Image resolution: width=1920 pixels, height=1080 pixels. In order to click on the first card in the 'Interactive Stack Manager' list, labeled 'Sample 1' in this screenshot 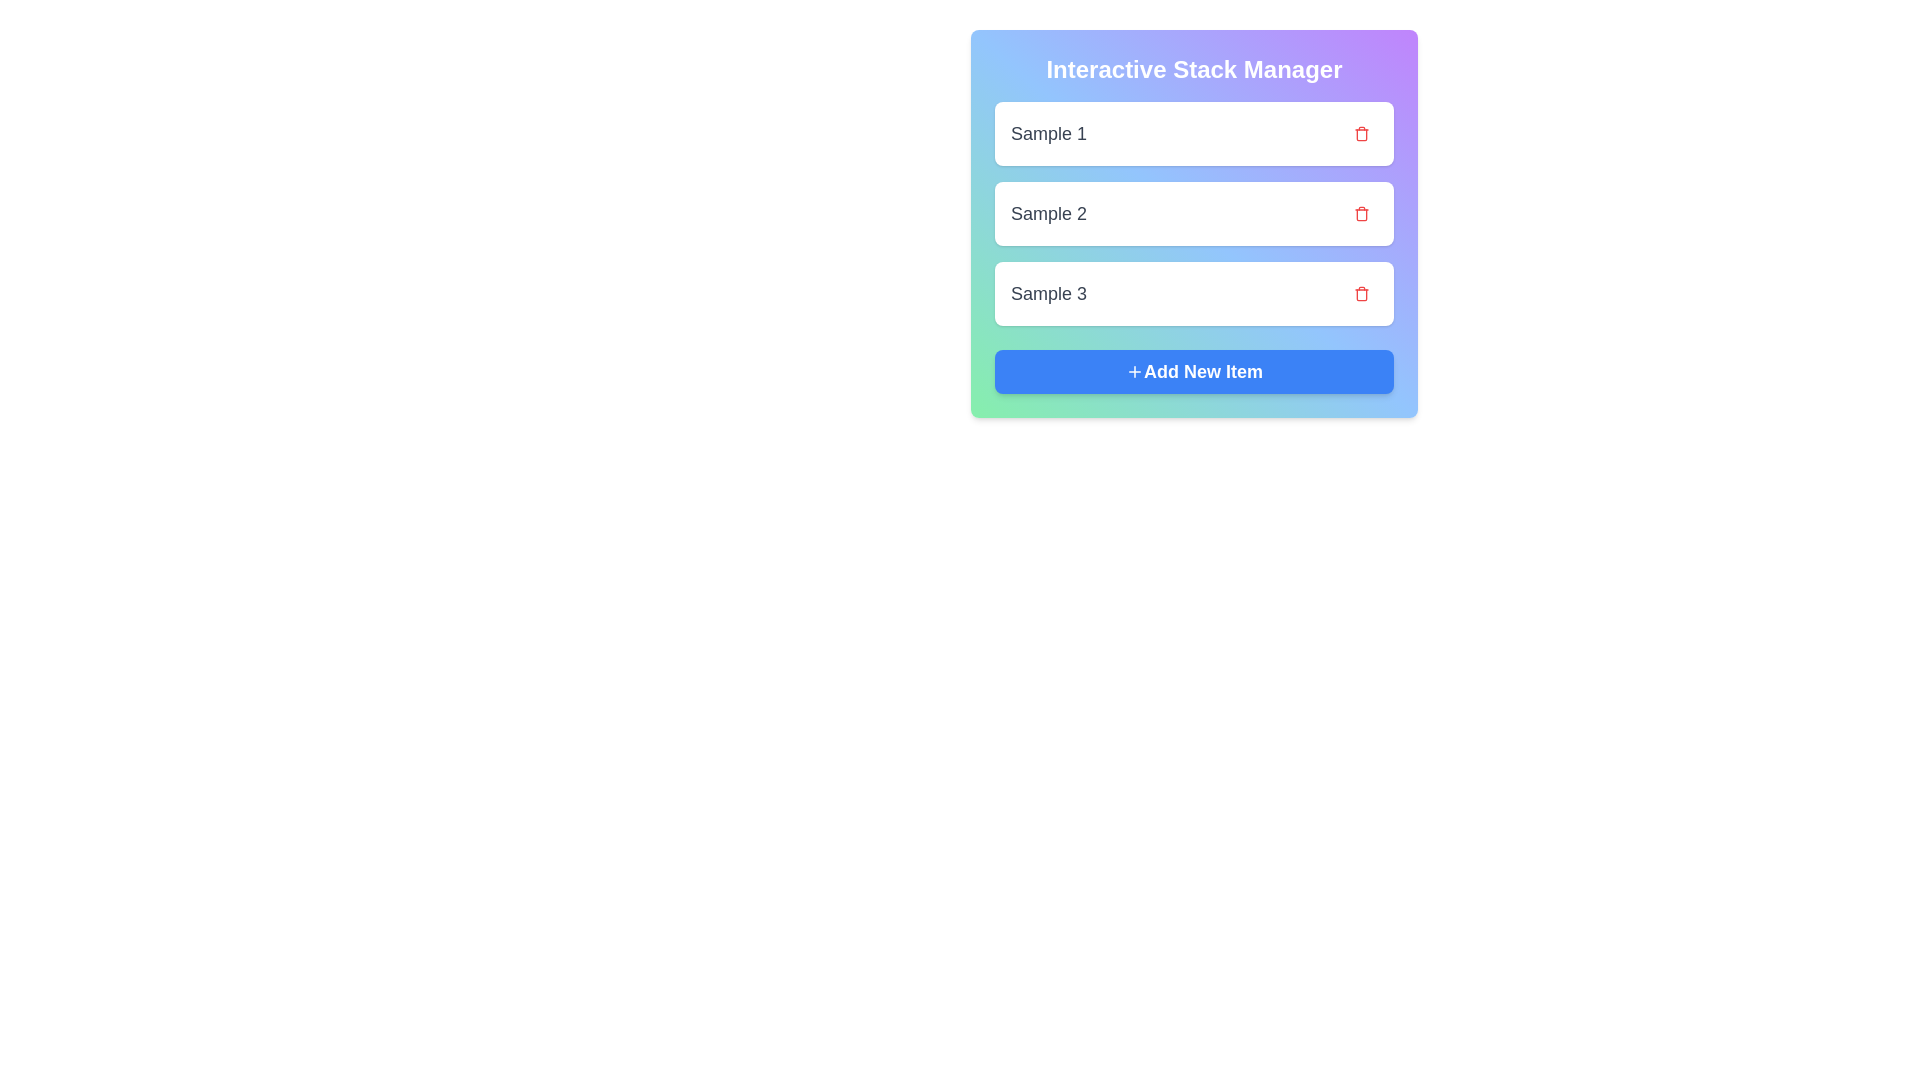, I will do `click(1194, 134)`.